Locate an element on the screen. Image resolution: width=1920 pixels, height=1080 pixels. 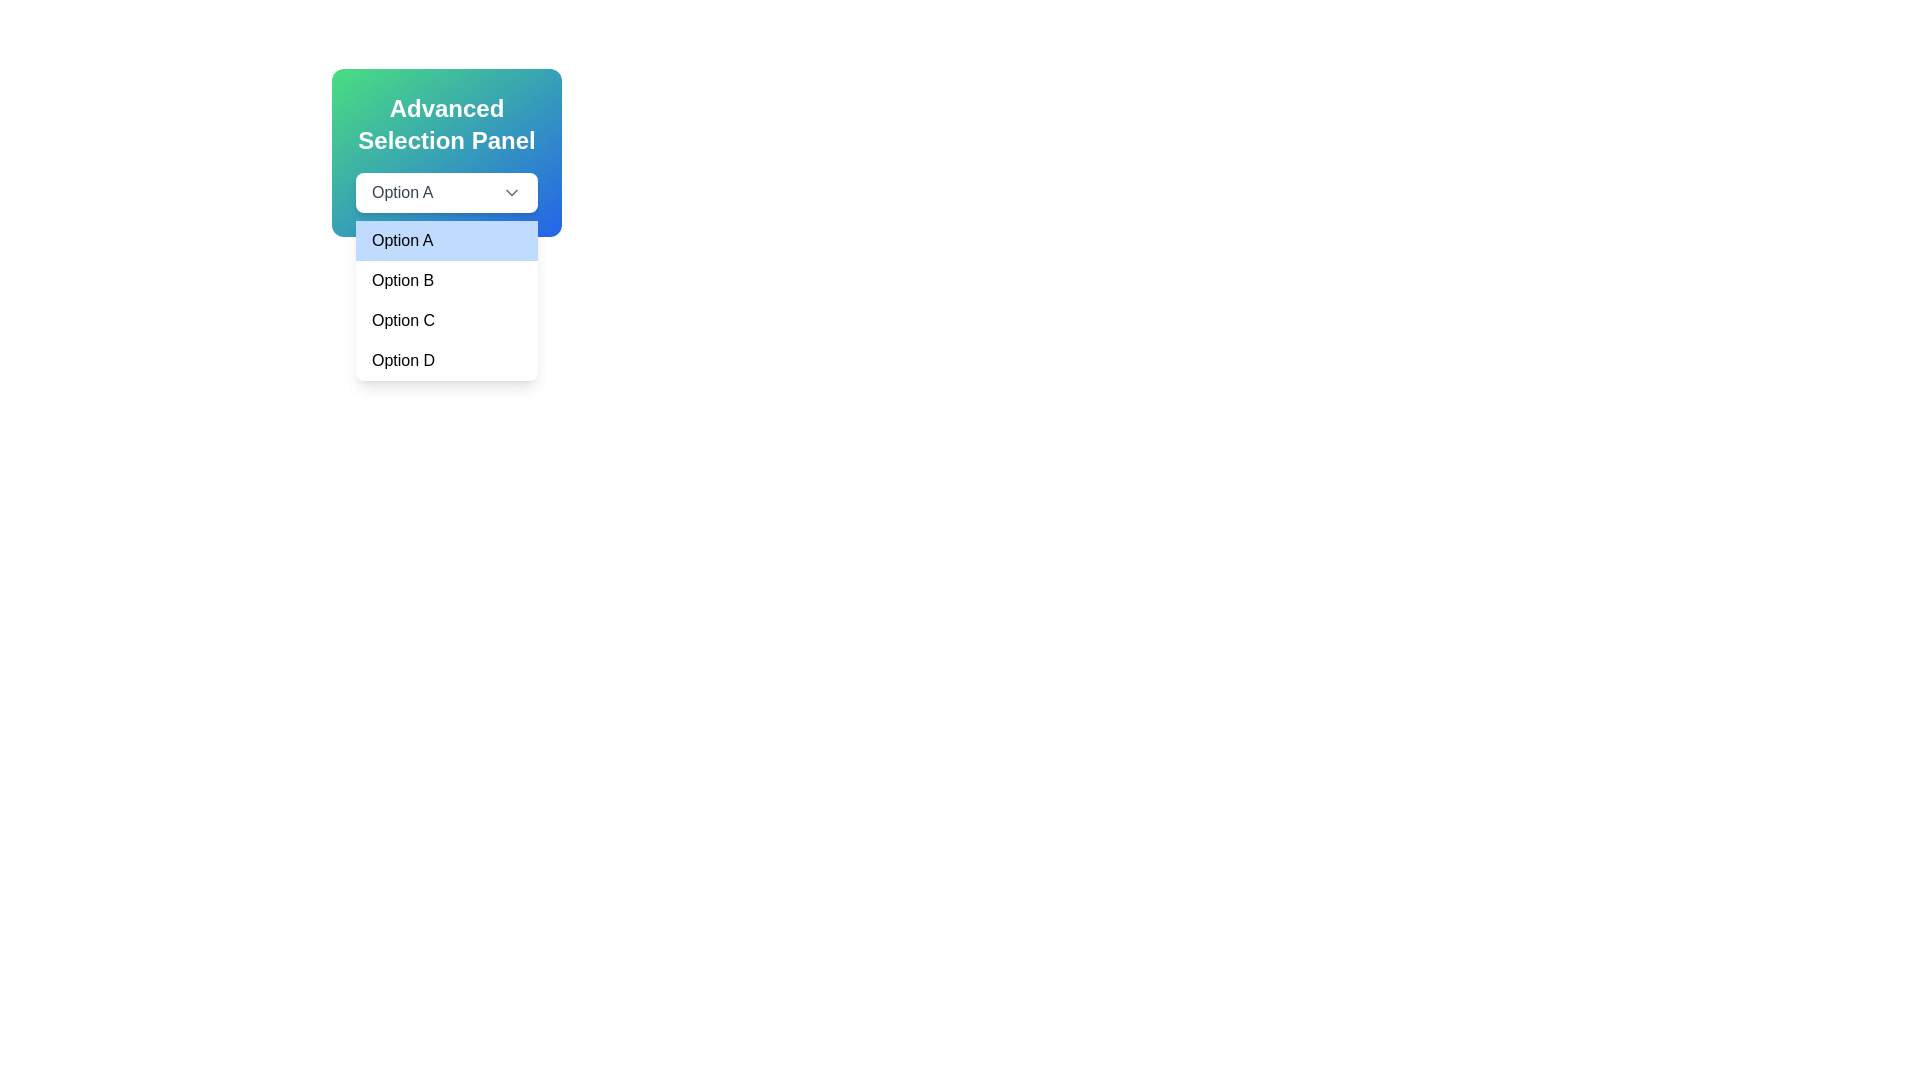
the second item in the dropdown menu that selects 'Option B' as the active choice is located at coordinates (445, 281).